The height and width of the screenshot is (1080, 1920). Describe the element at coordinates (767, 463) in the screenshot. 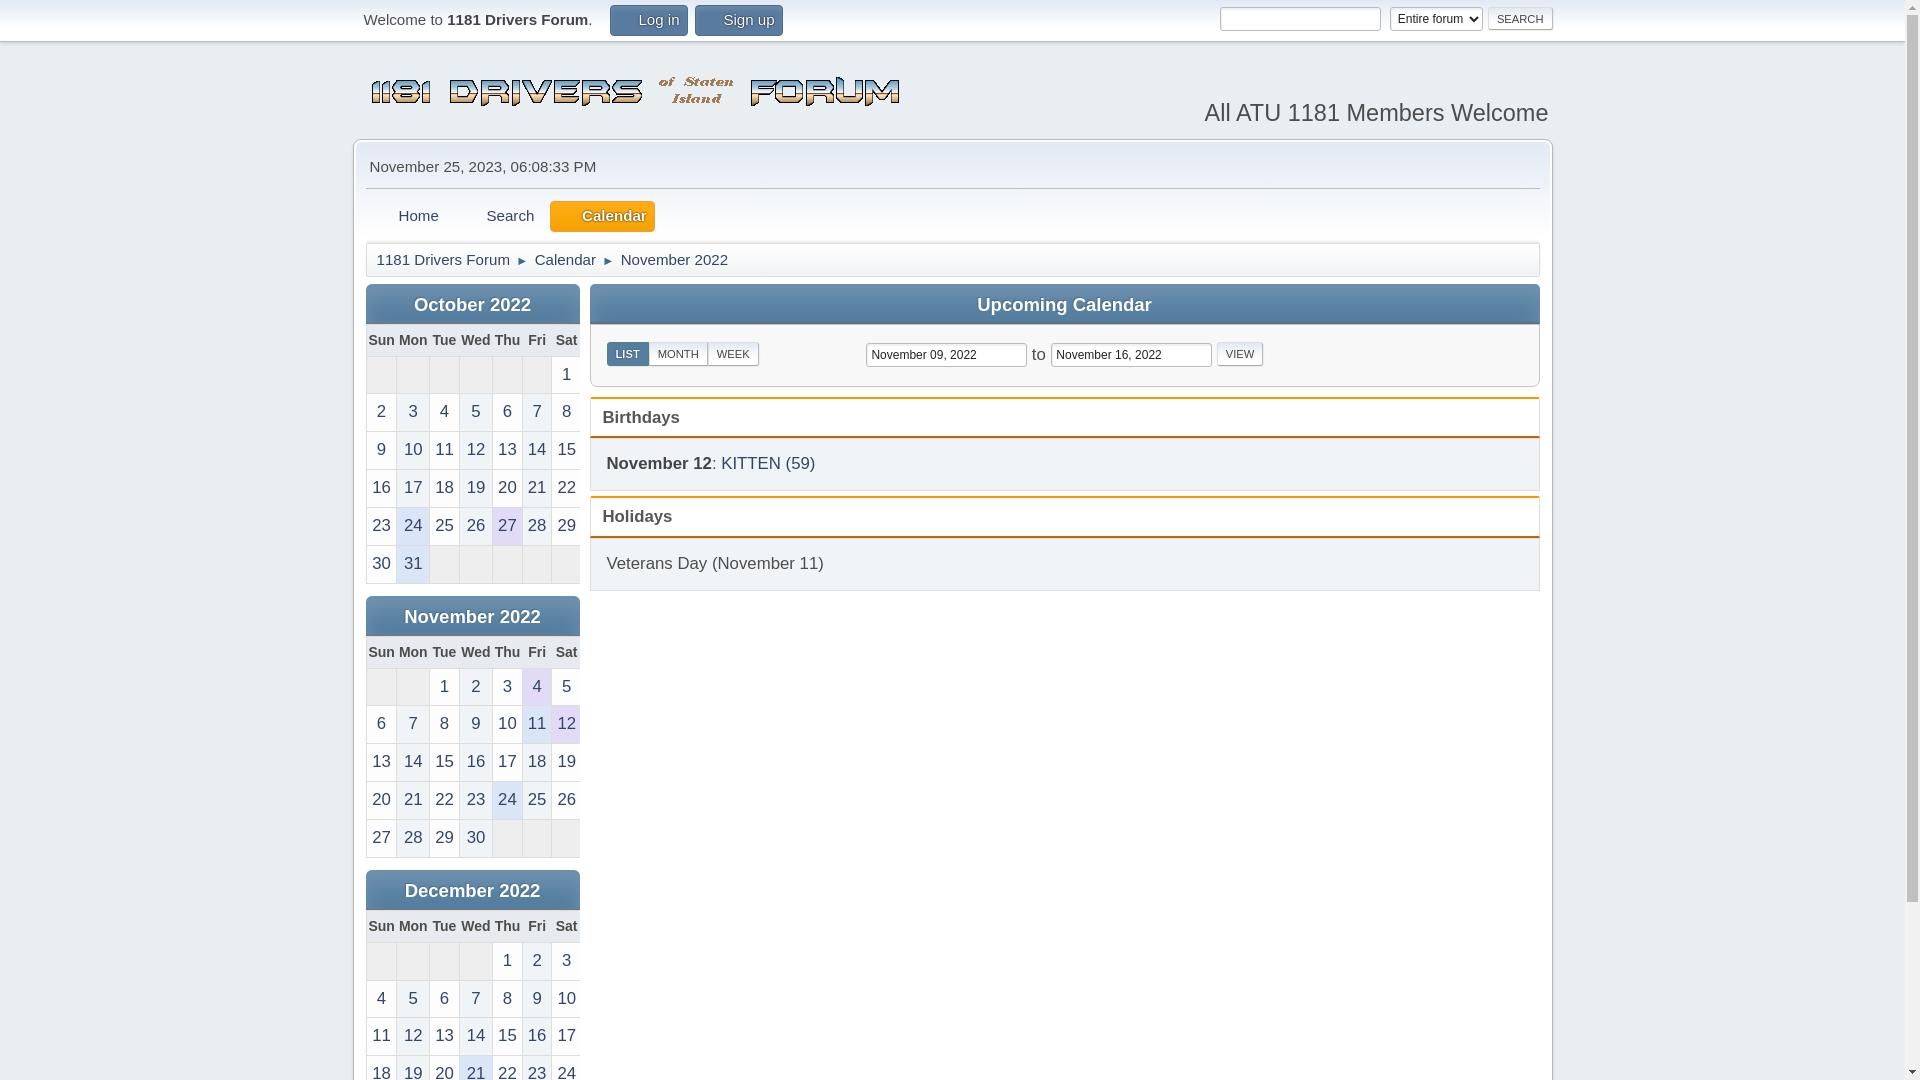

I see `'KITTEN (59)'` at that location.